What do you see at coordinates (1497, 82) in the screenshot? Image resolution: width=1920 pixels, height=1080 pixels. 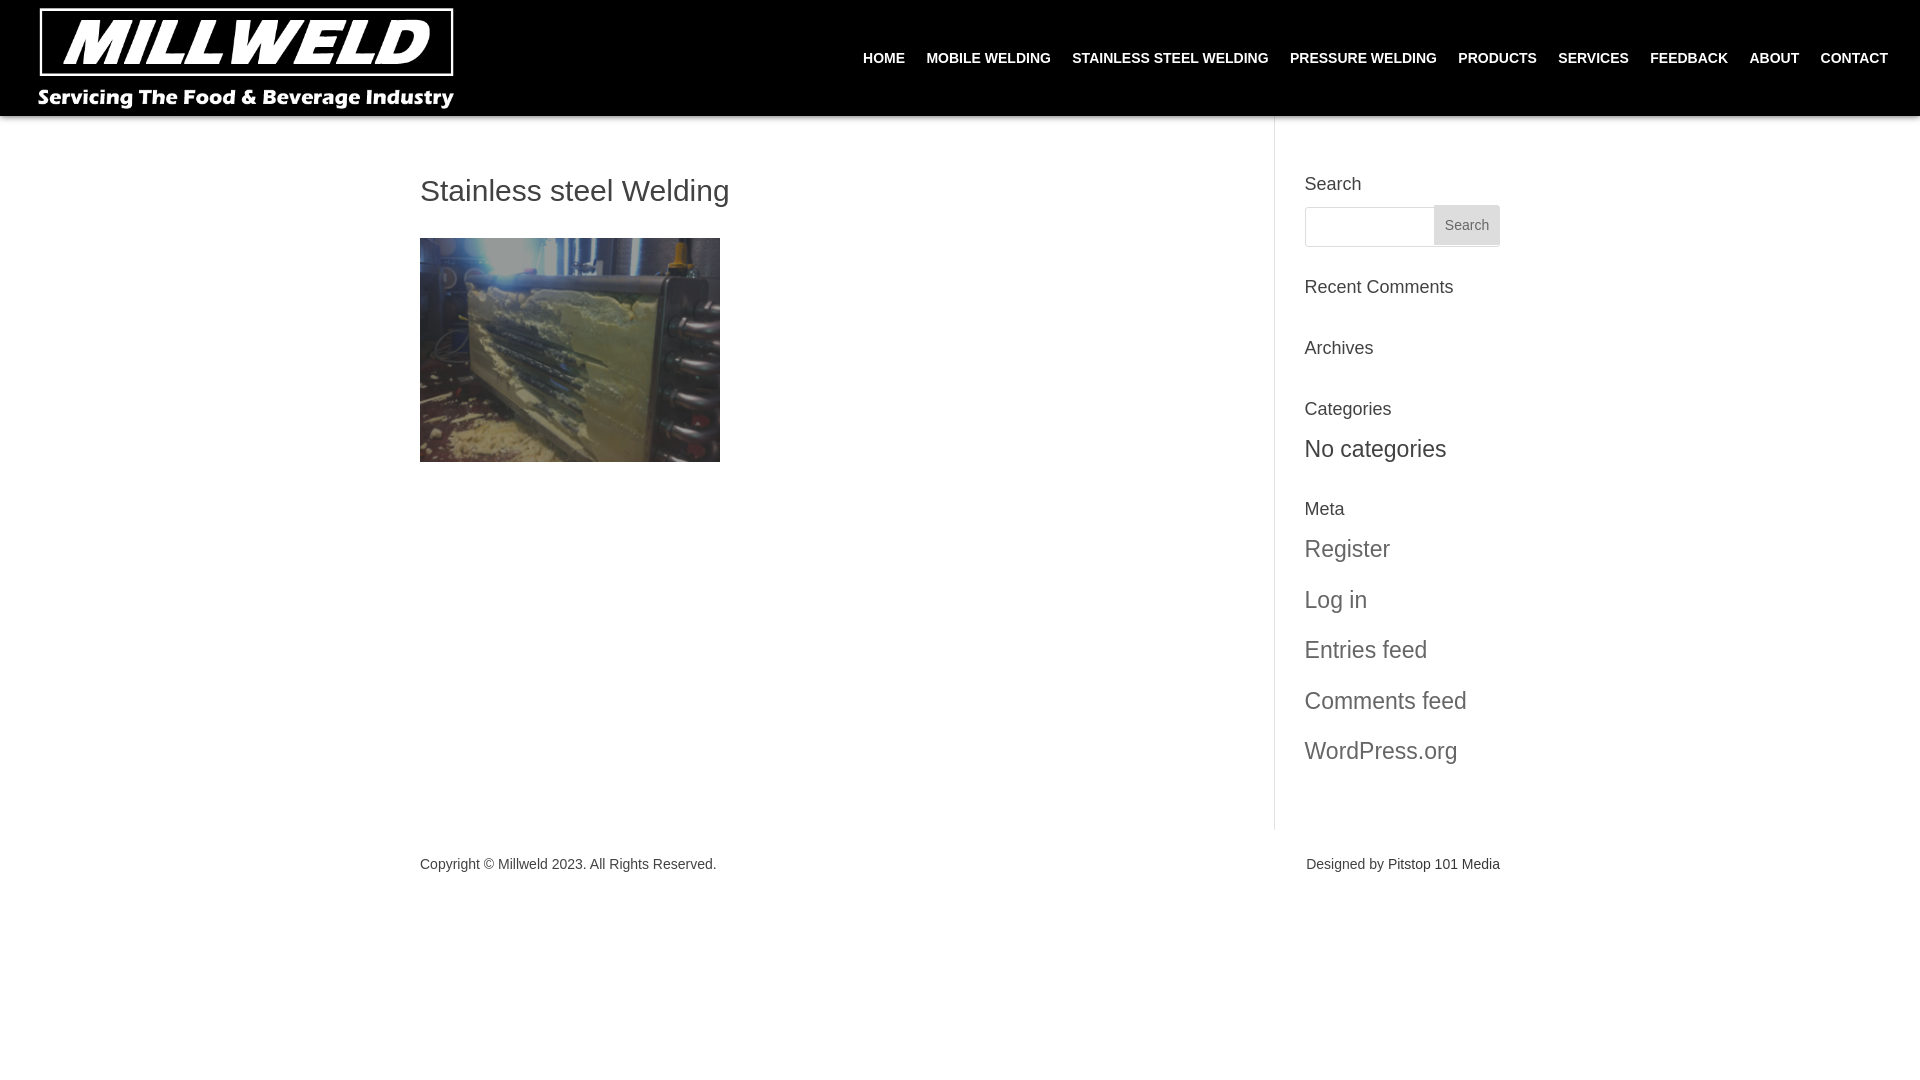 I see `'PRODUCTS'` at bounding box center [1497, 82].